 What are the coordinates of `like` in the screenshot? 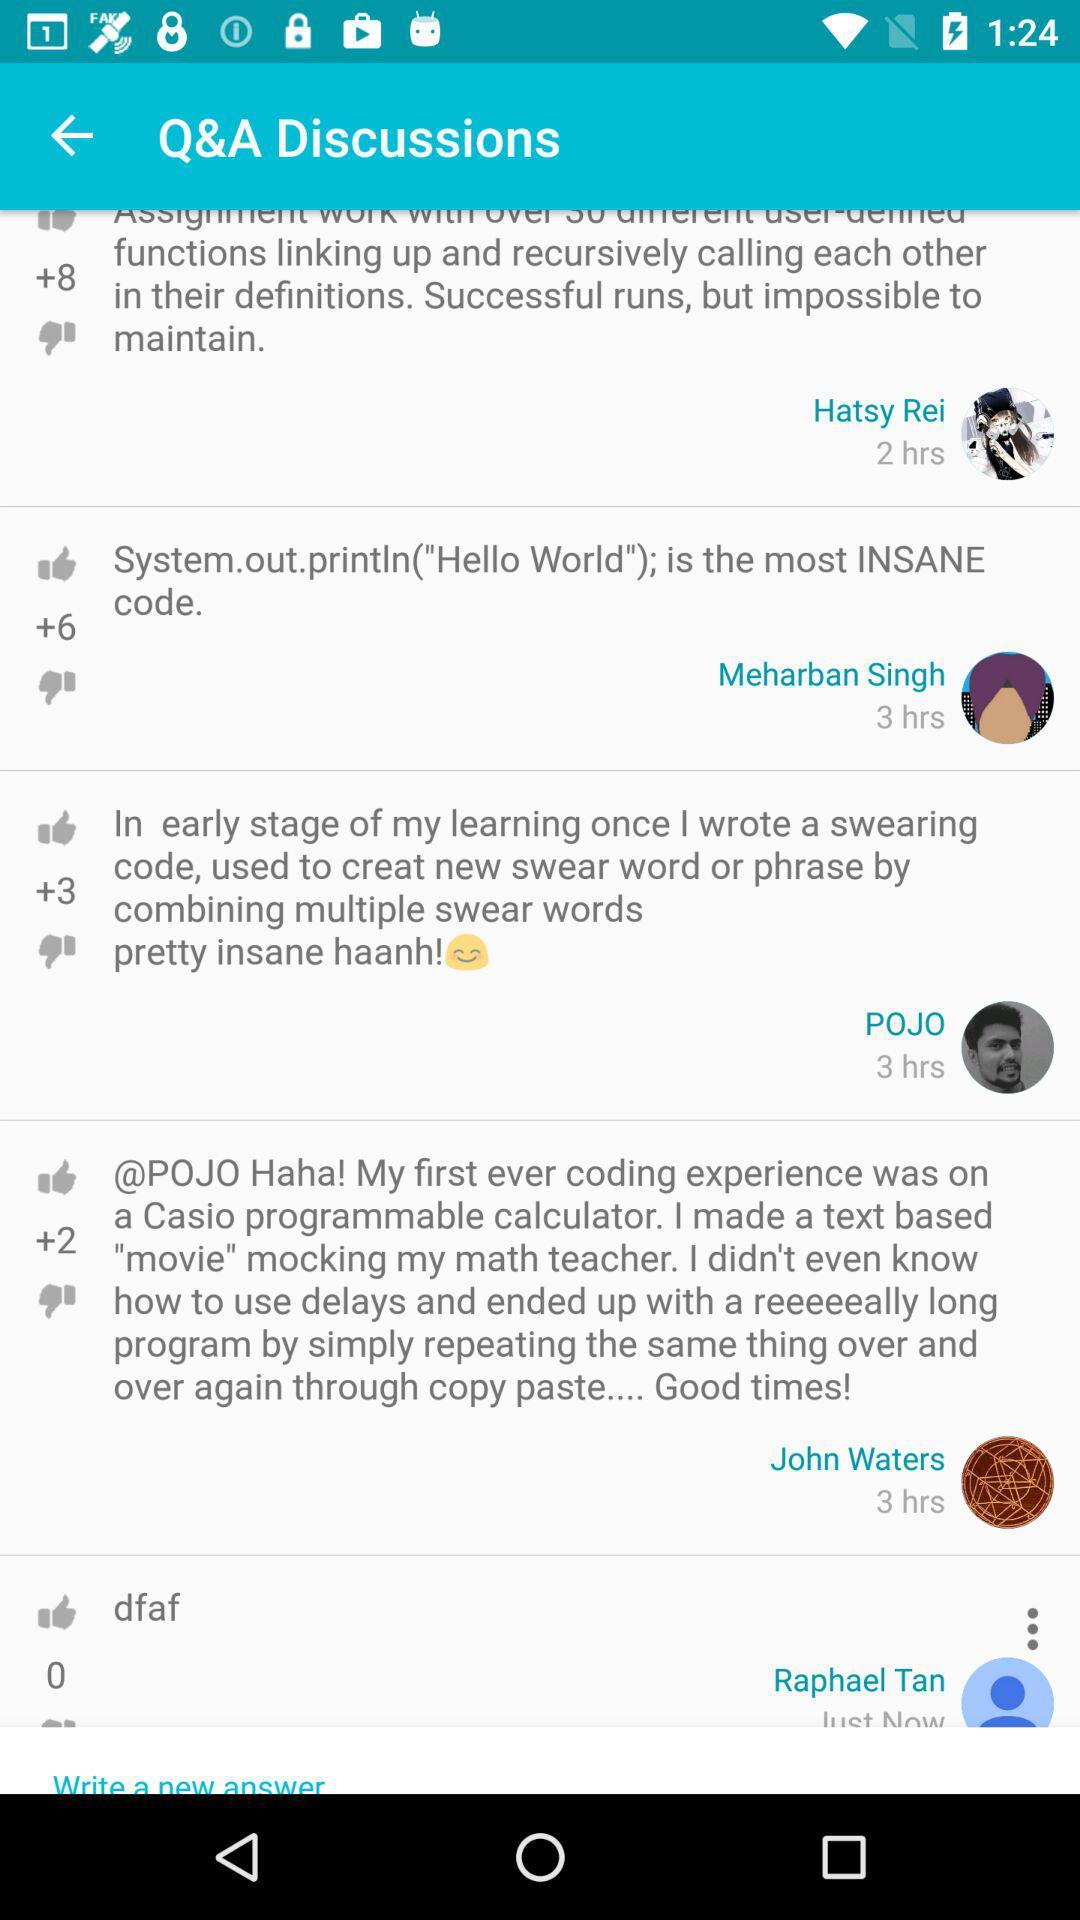 It's located at (55, 562).